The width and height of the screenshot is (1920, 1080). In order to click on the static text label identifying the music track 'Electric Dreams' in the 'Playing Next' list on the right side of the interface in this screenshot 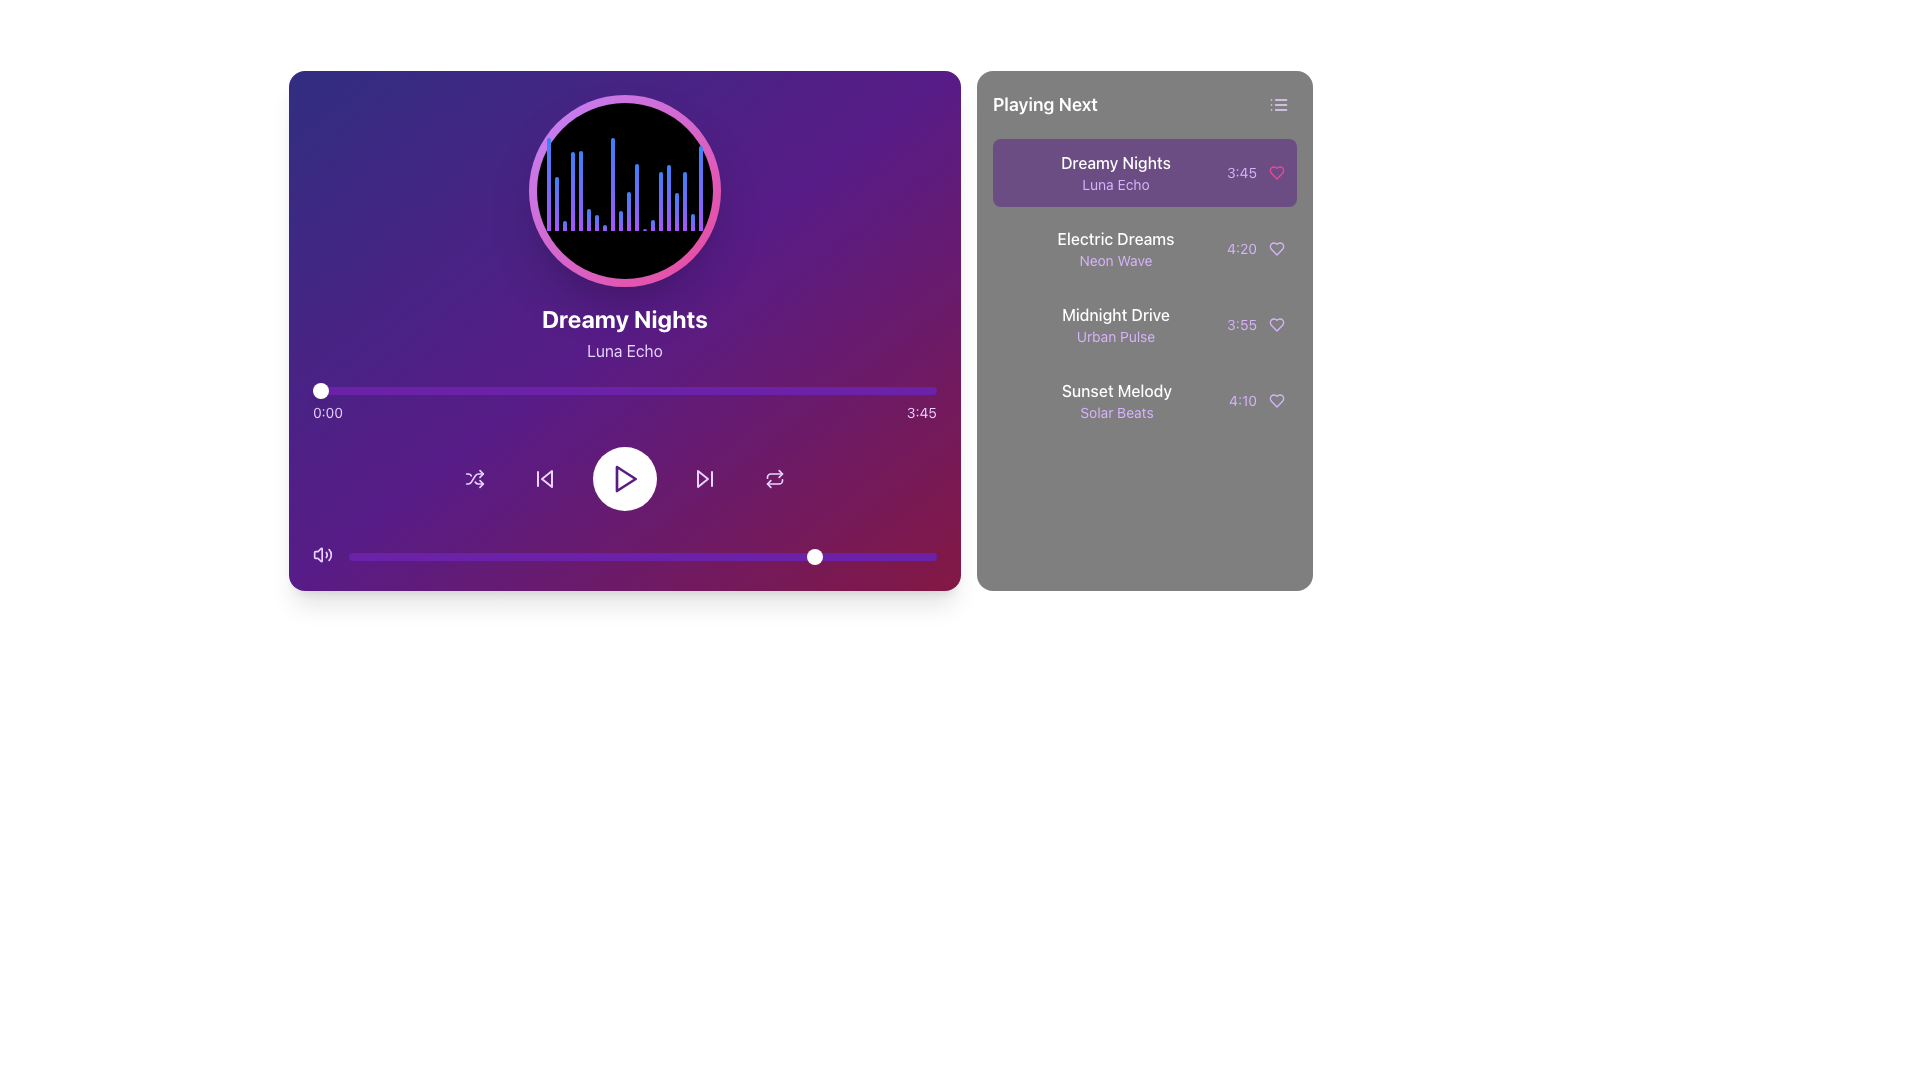, I will do `click(1115, 238)`.